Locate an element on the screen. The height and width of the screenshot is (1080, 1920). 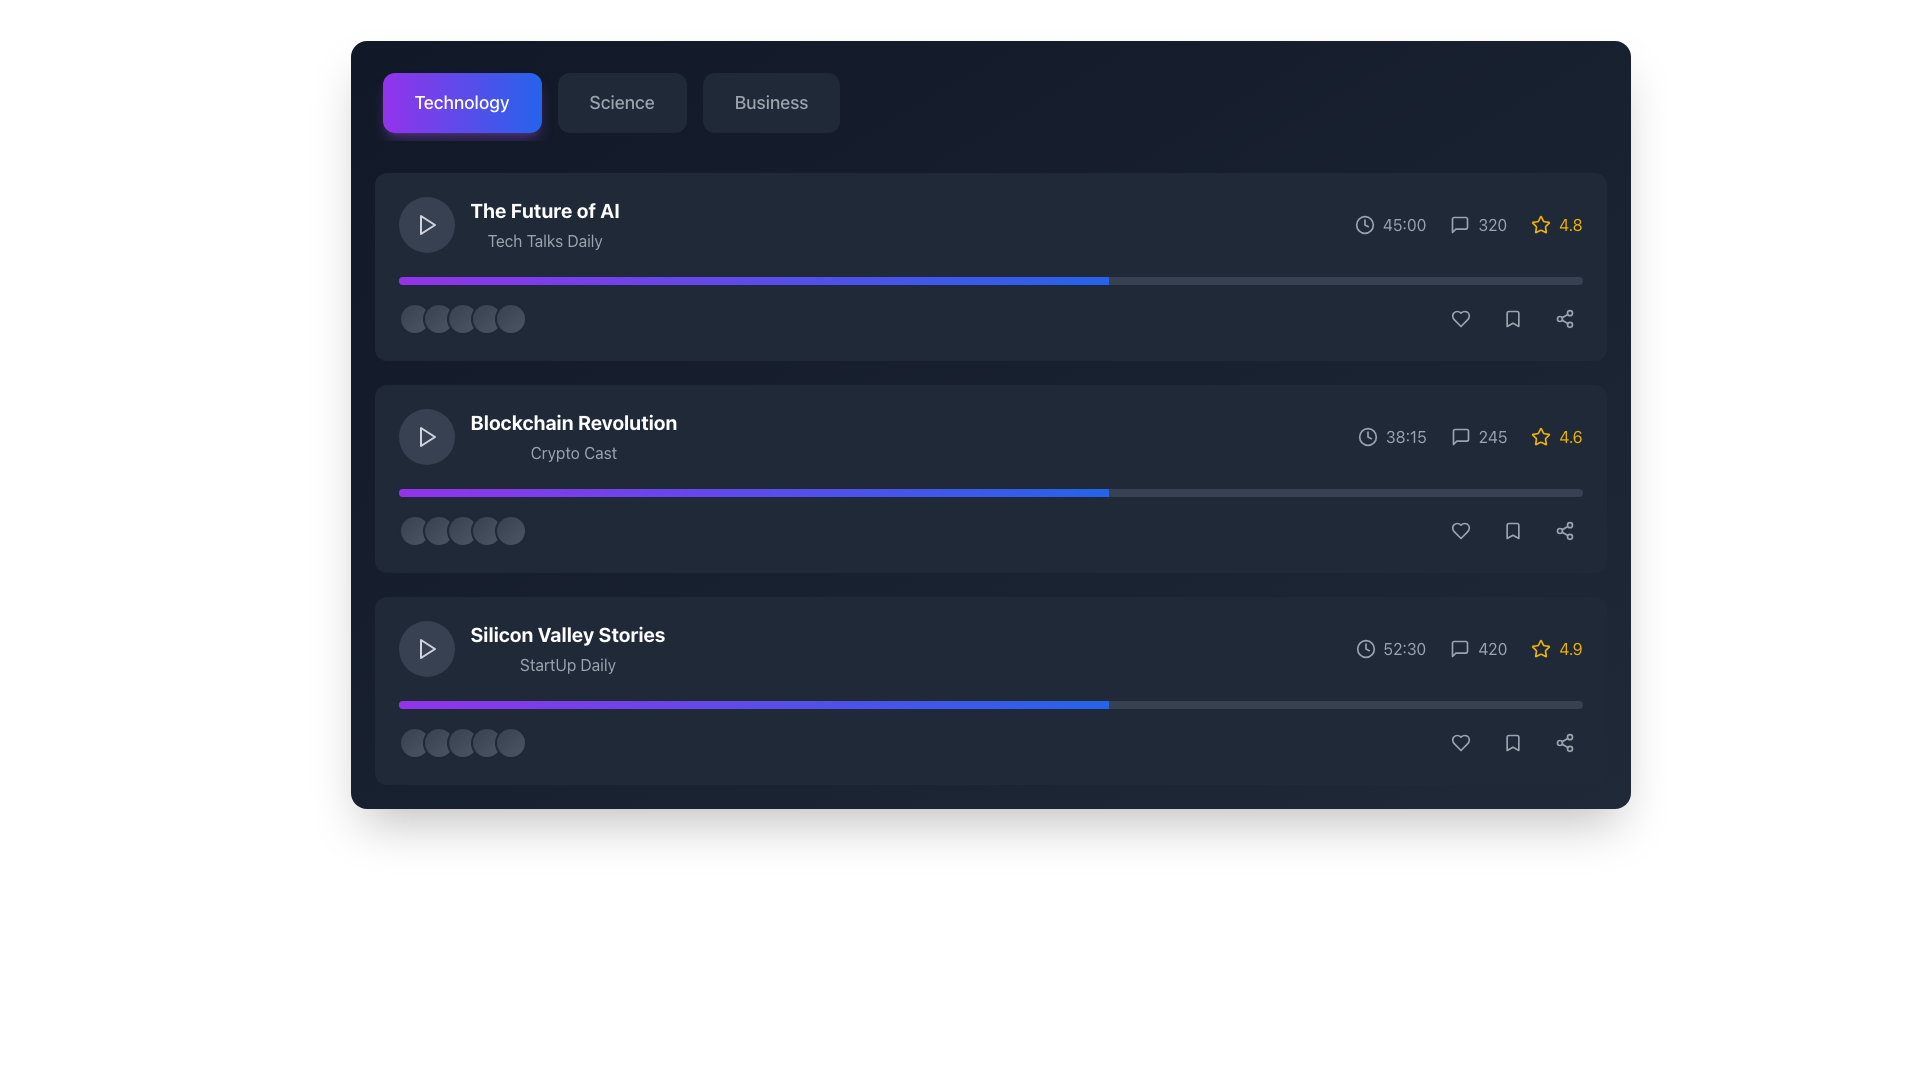
the comment indicator text with adjacent icon is located at coordinates (1468, 224).